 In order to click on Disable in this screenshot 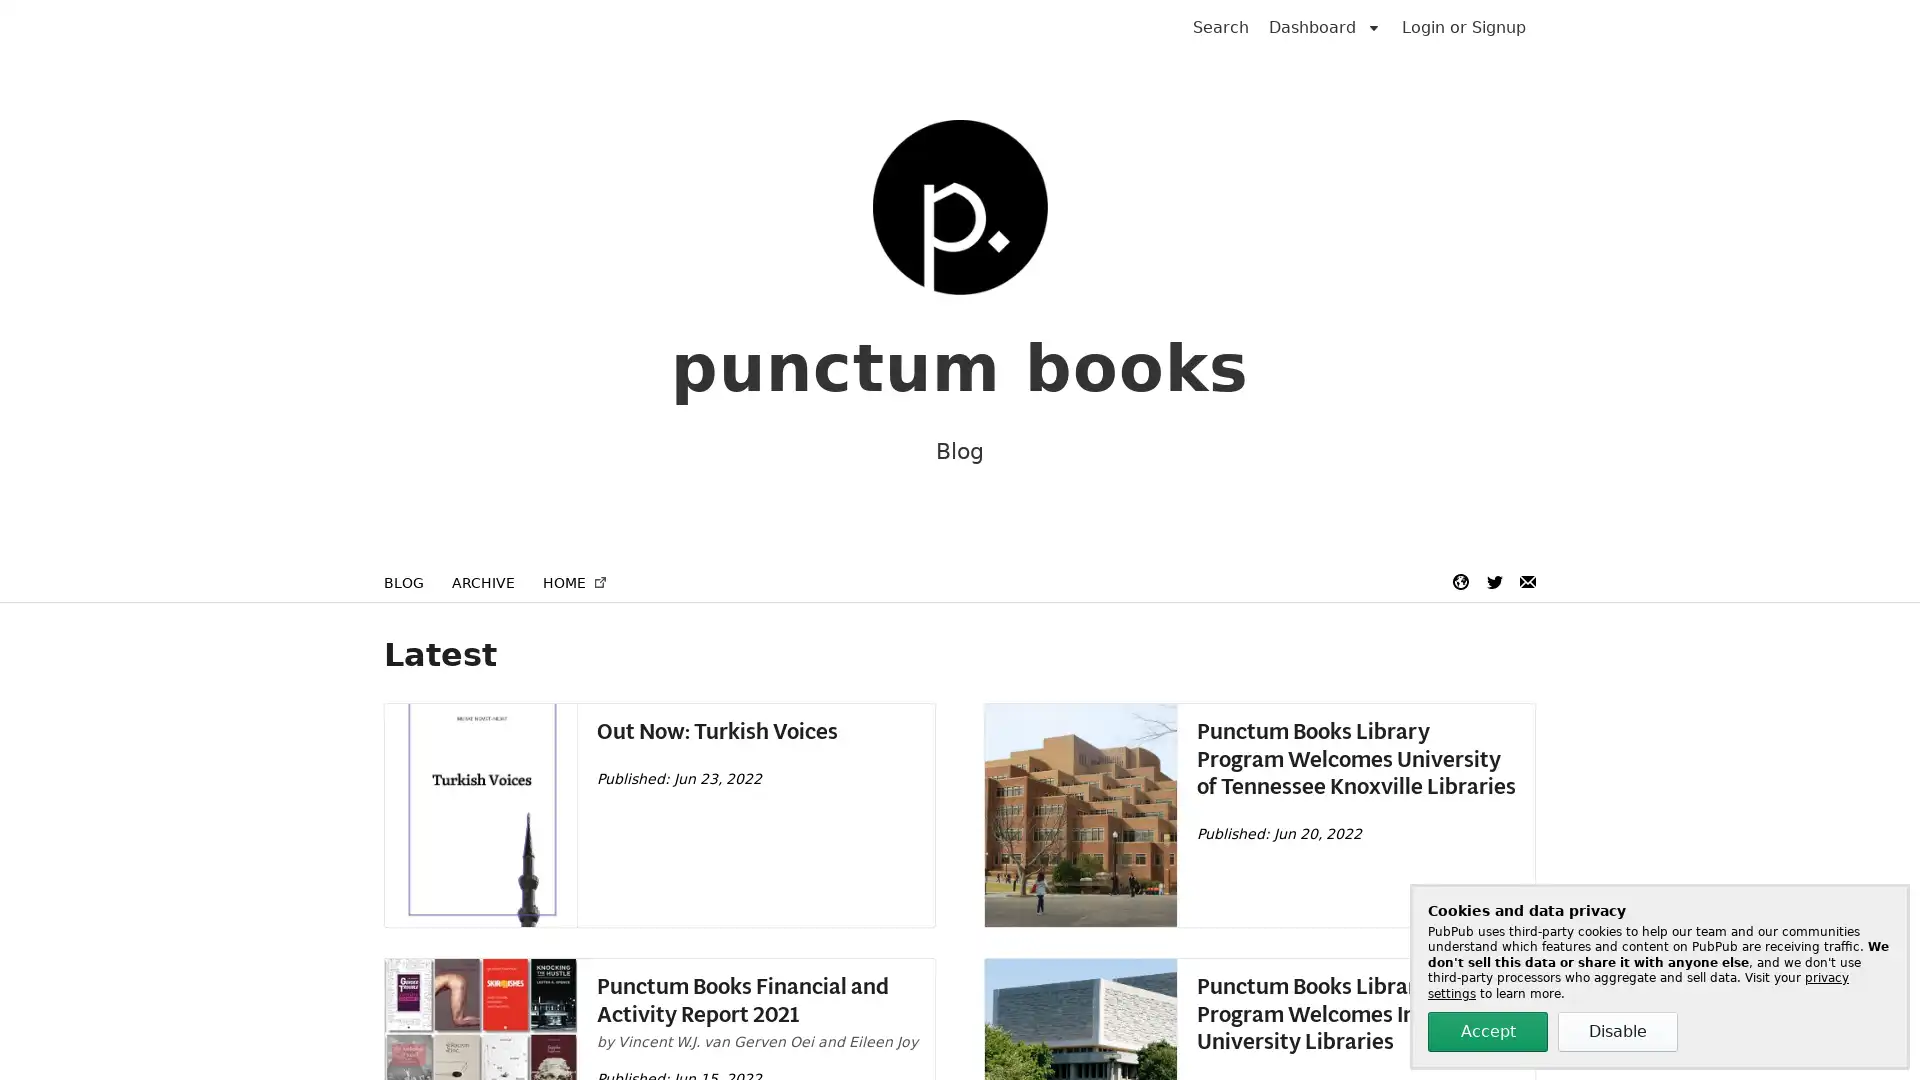, I will do `click(1617, 1032)`.